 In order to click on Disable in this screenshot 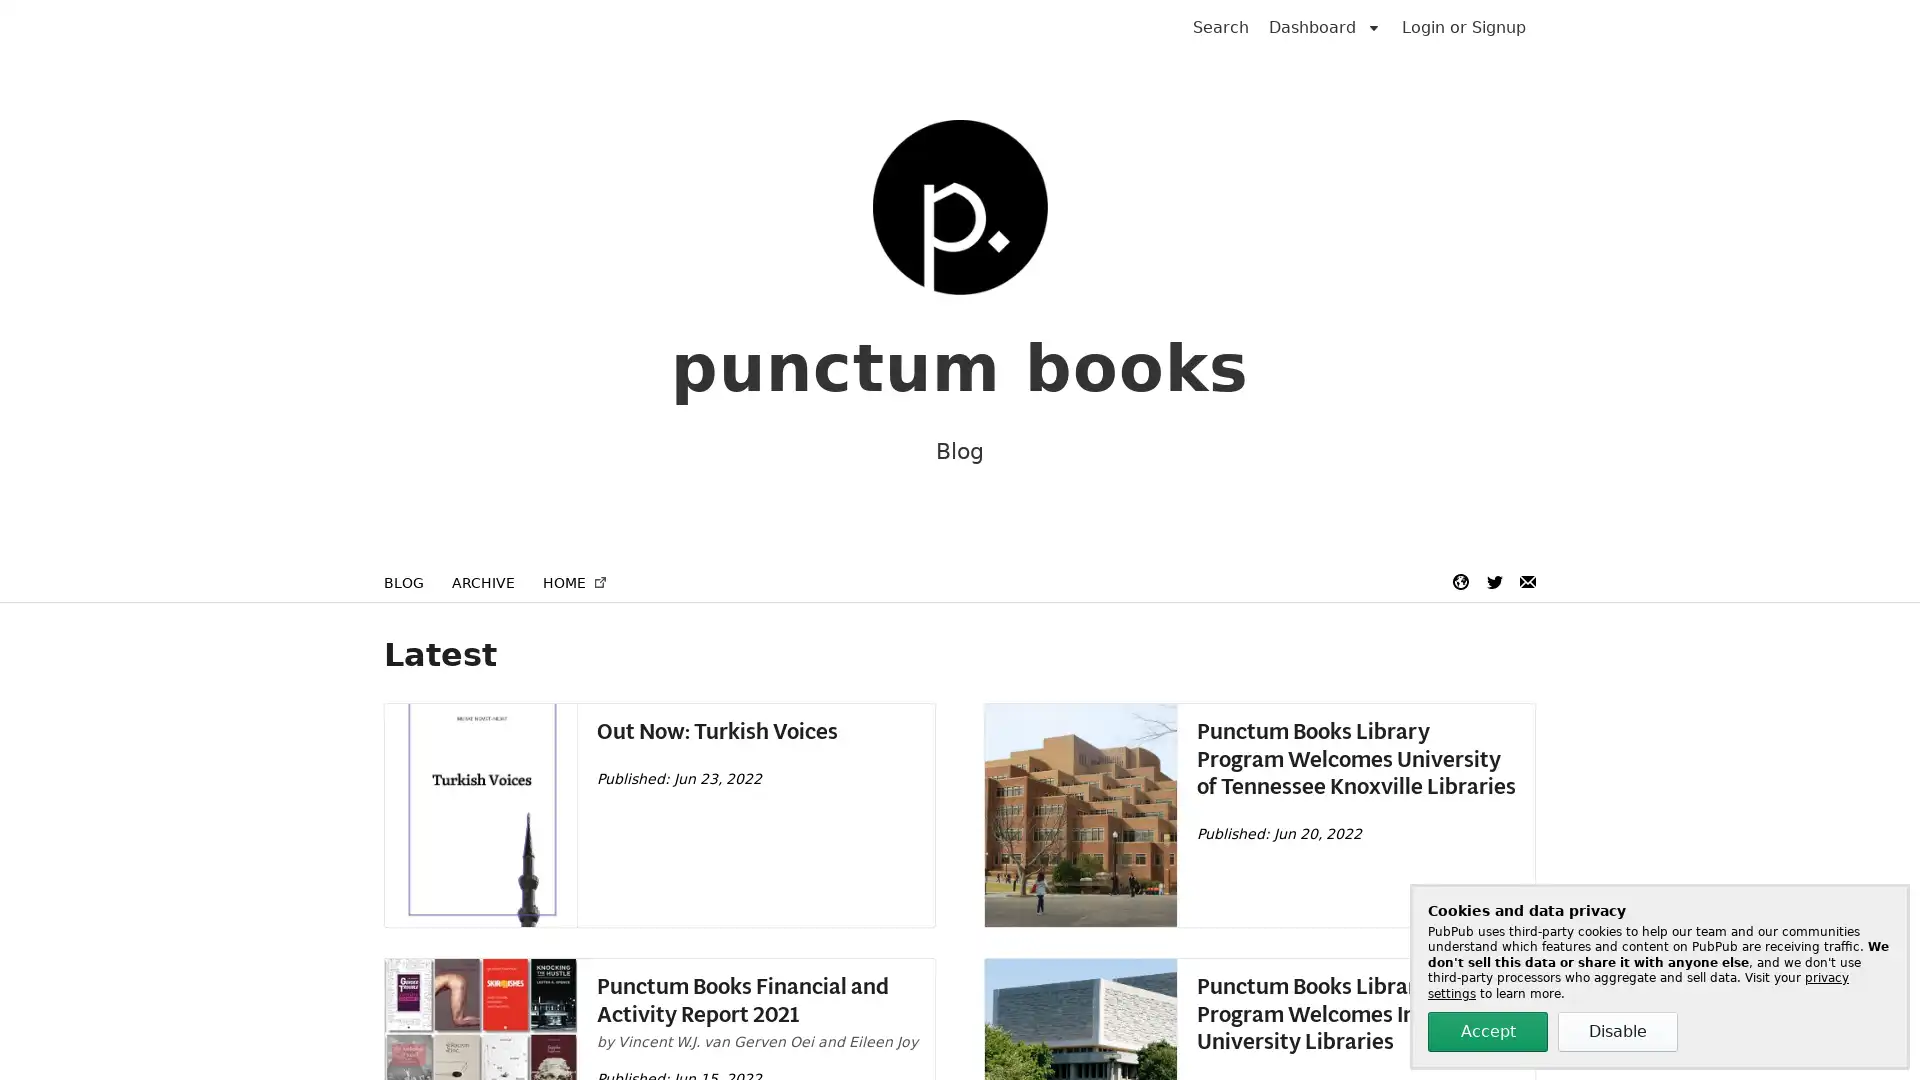, I will do `click(1617, 1032)`.